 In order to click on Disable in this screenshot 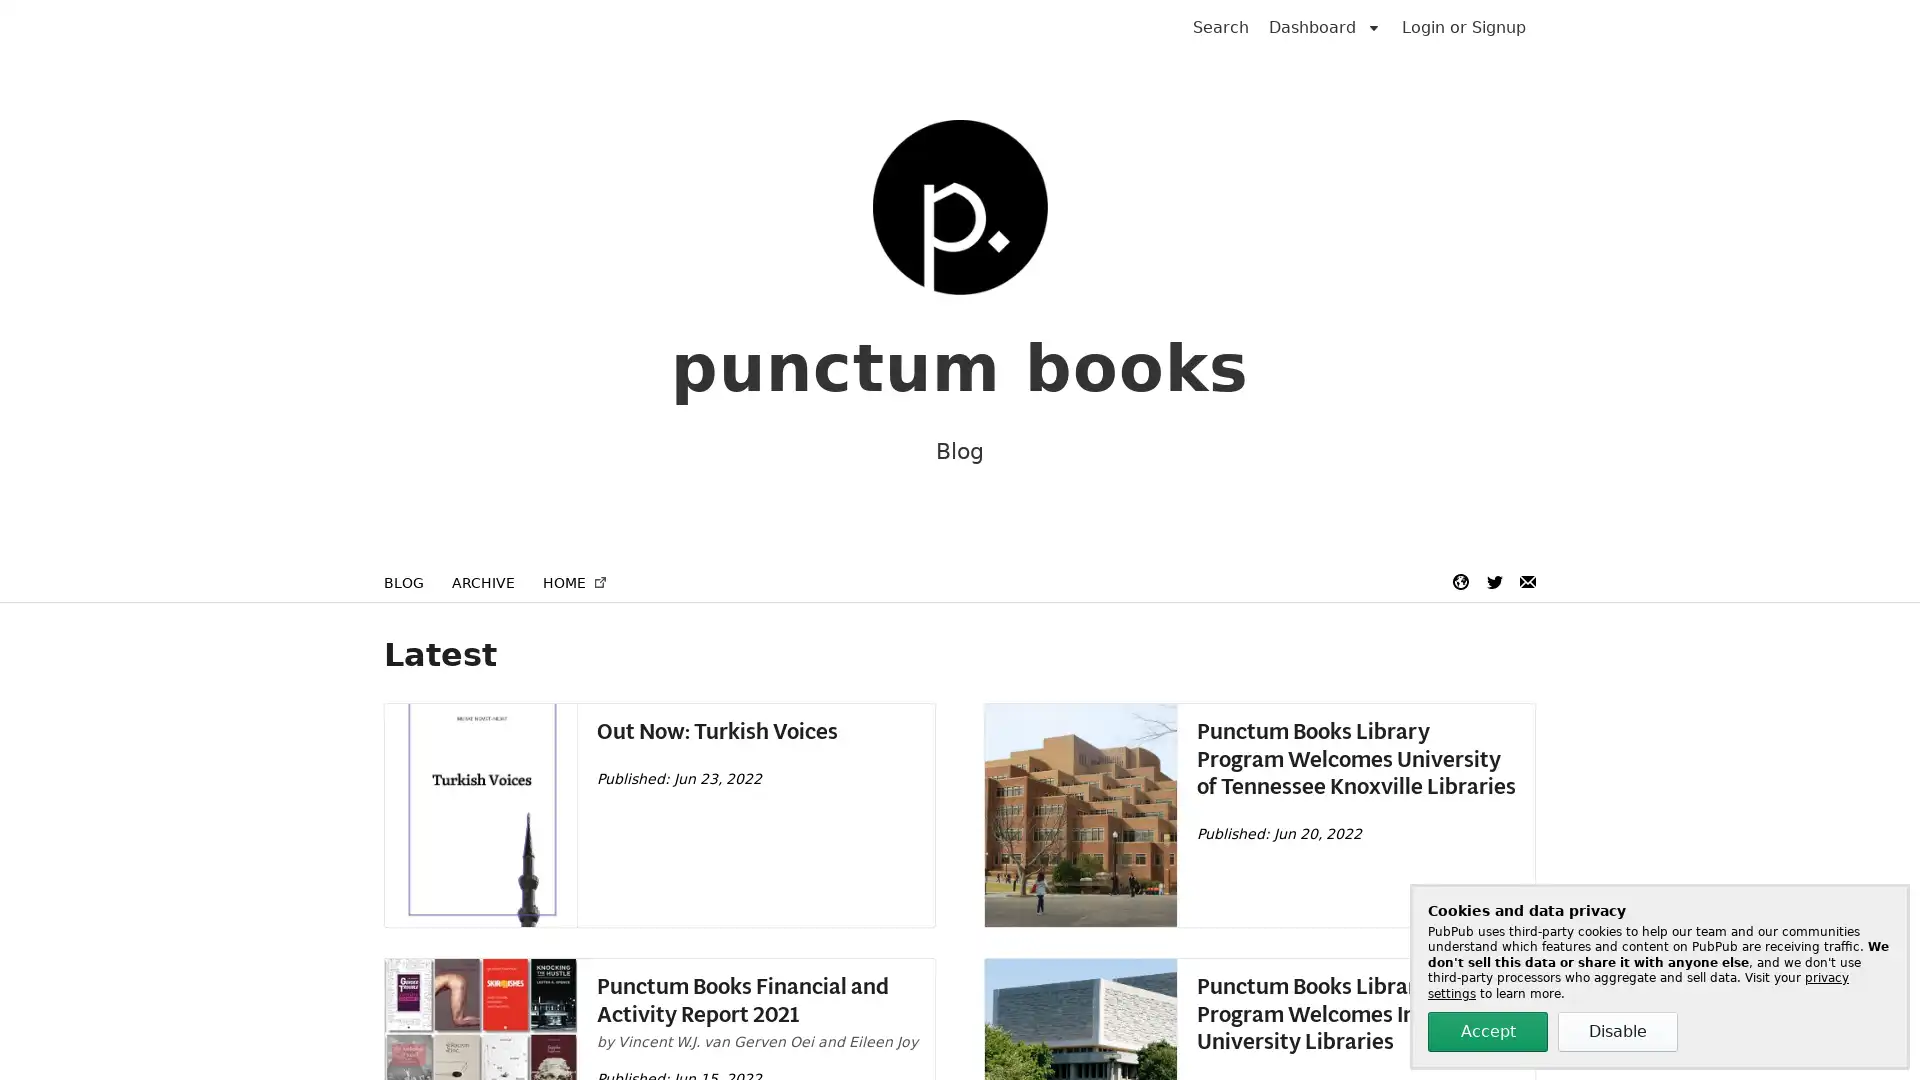, I will do `click(1617, 1032)`.